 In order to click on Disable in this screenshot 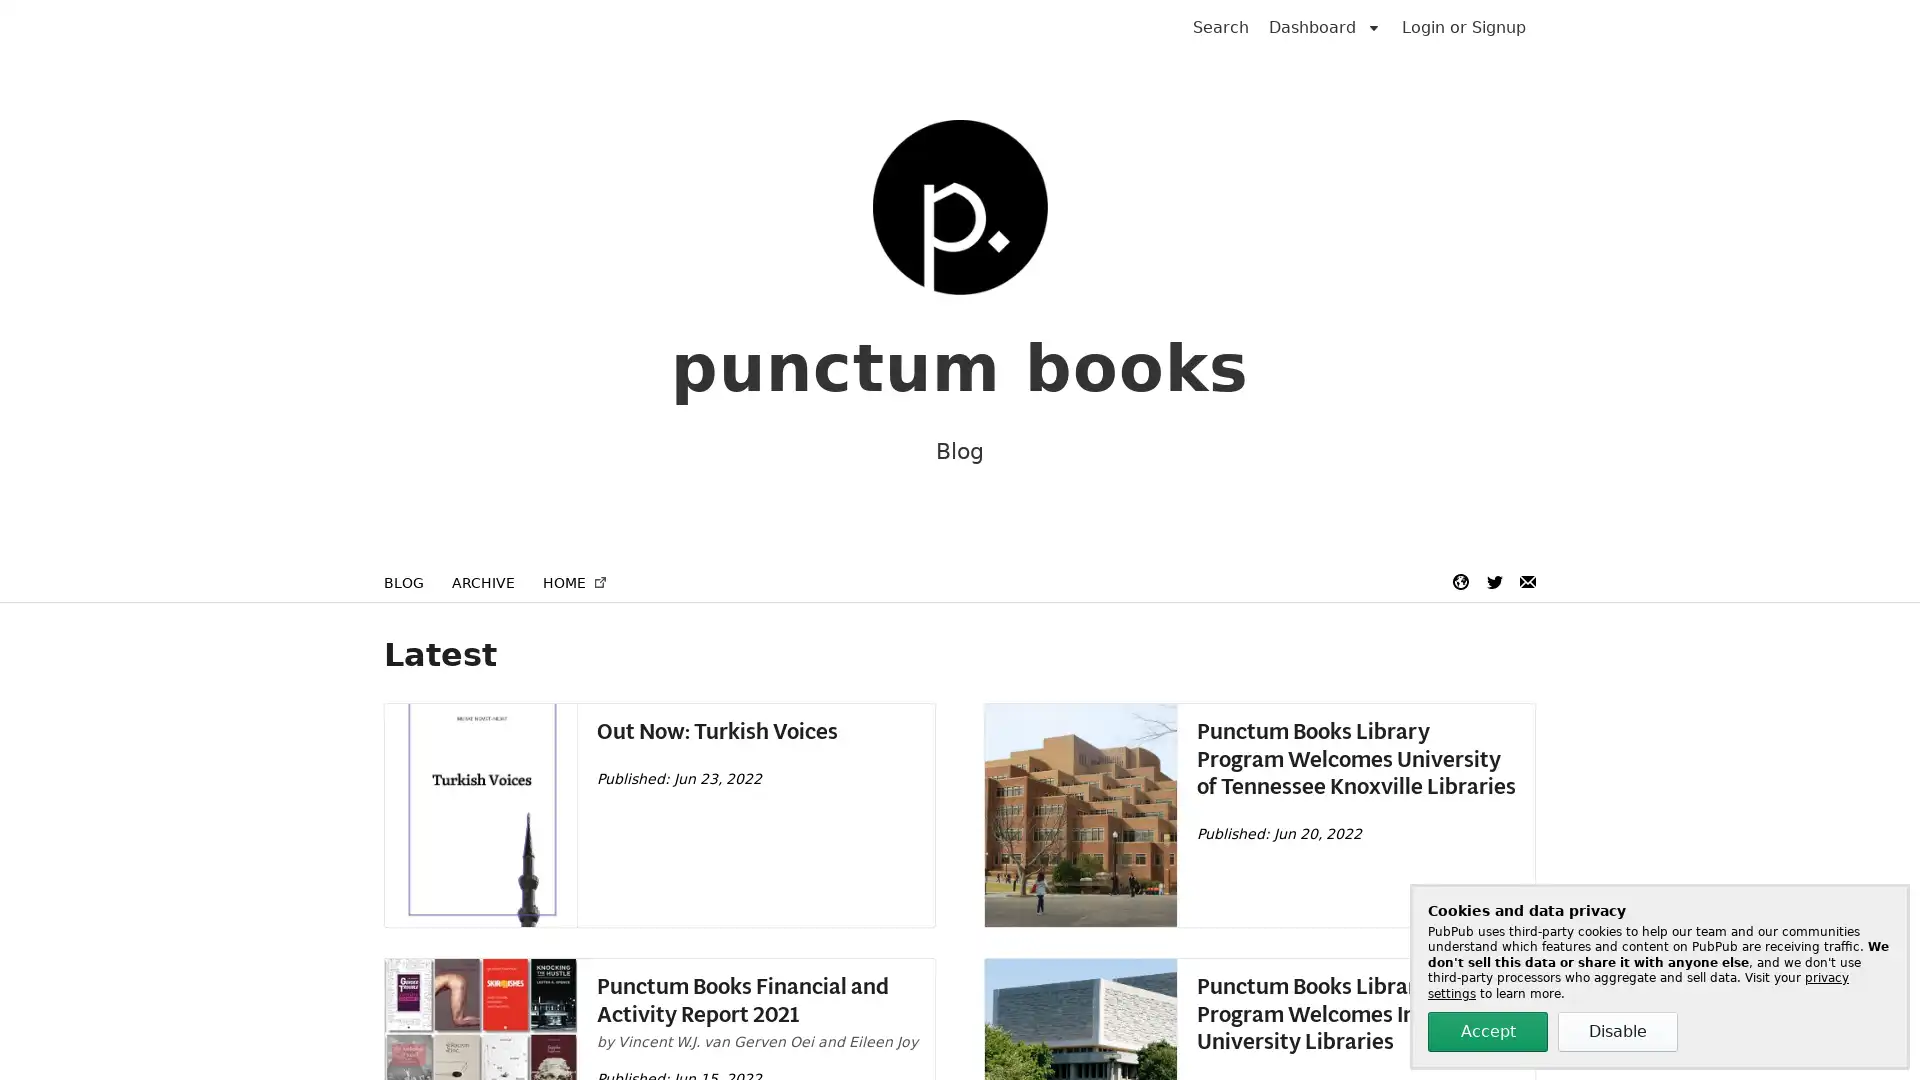, I will do `click(1617, 1032)`.